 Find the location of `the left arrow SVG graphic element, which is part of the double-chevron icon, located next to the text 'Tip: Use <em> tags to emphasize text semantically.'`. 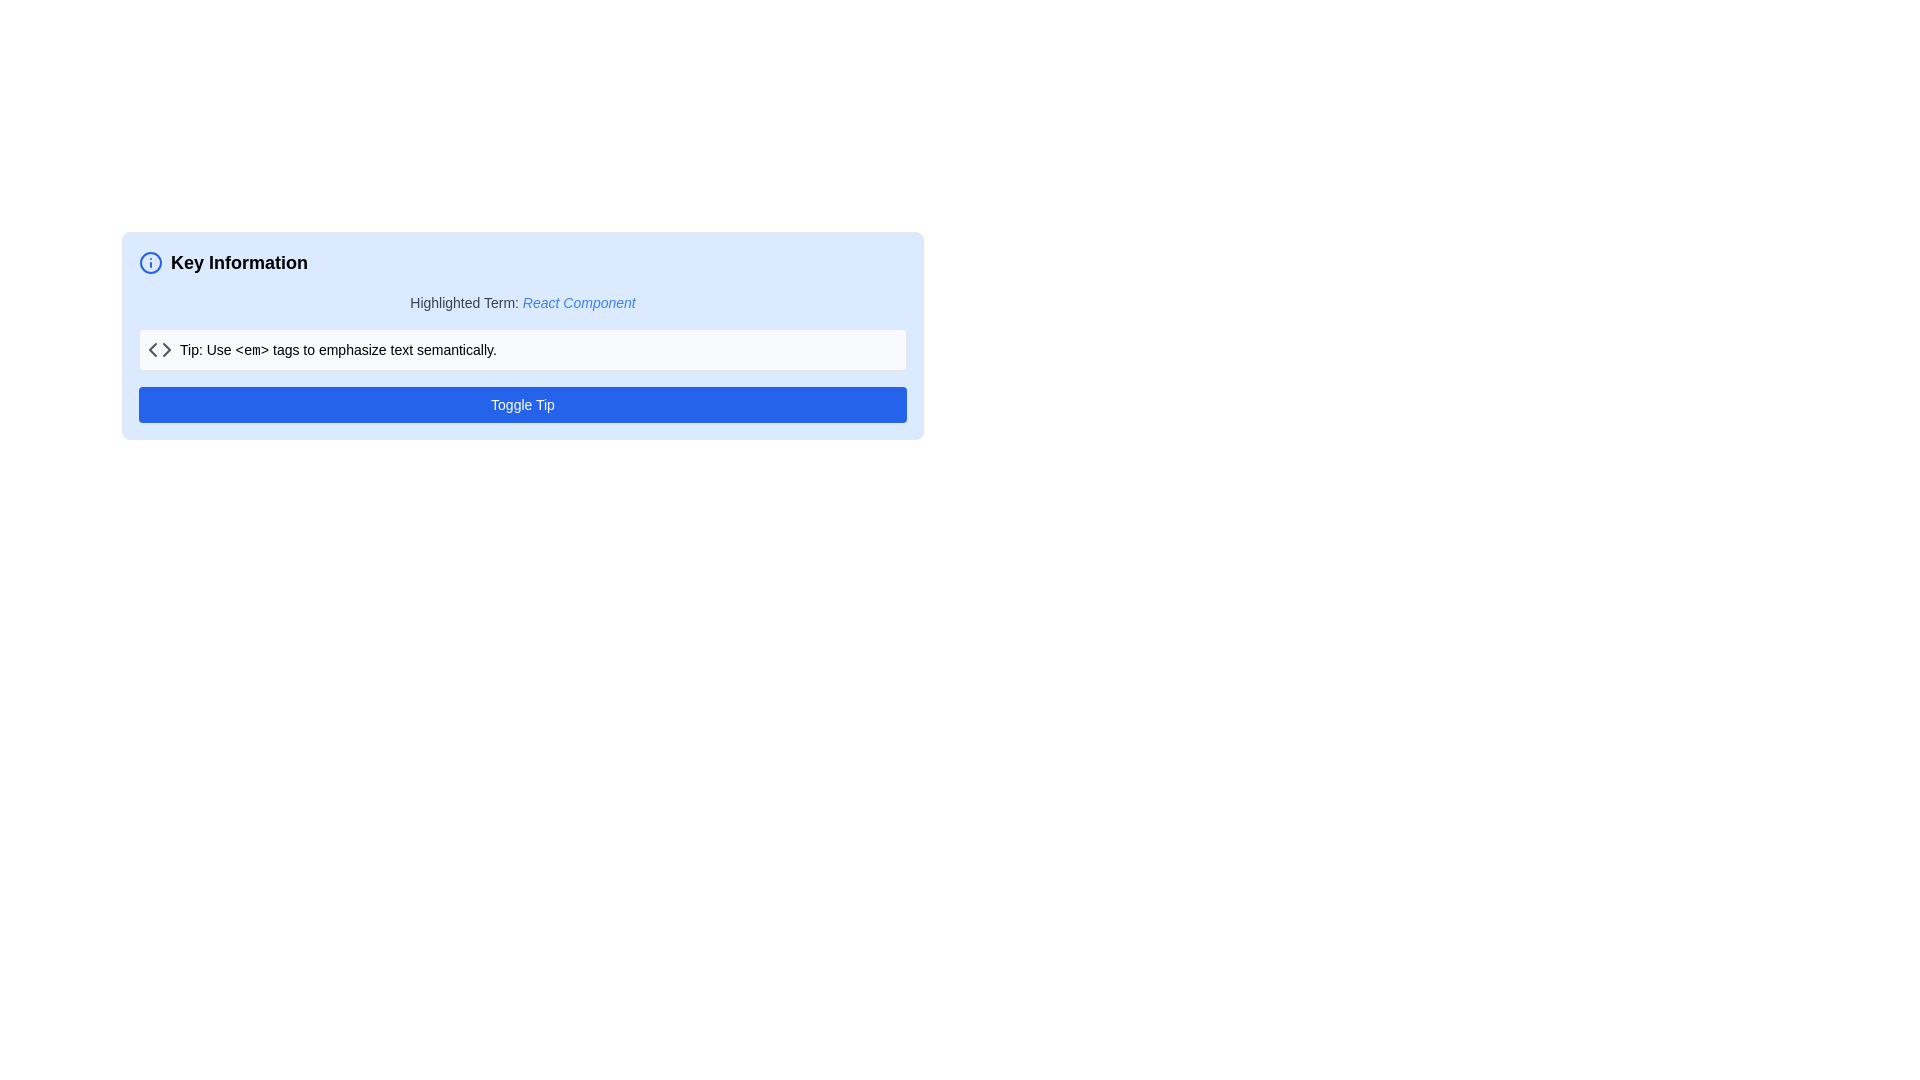

the left arrow SVG graphic element, which is part of the double-chevron icon, located next to the text 'Tip: Use <em> tags to emphasize text semantically.' is located at coordinates (152, 349).